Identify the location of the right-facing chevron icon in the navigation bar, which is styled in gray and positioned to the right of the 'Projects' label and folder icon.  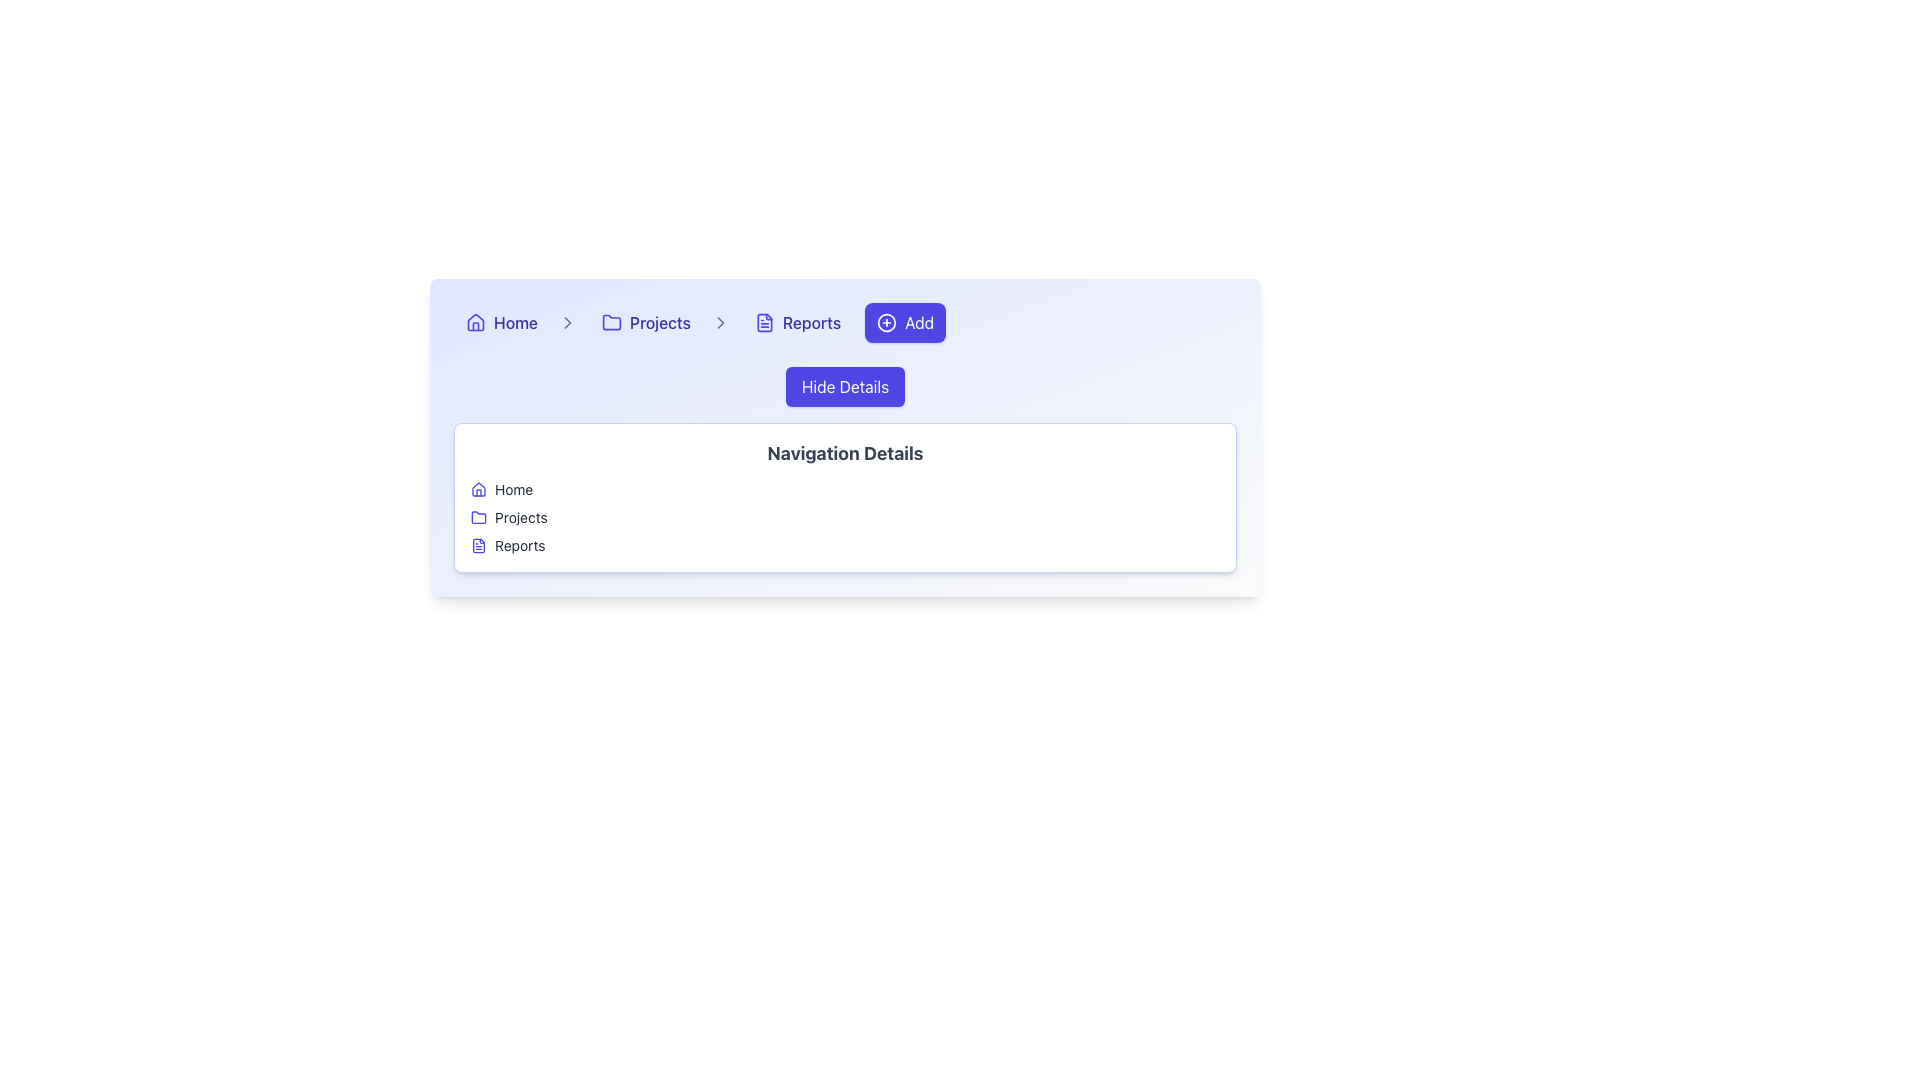
(720, 322).